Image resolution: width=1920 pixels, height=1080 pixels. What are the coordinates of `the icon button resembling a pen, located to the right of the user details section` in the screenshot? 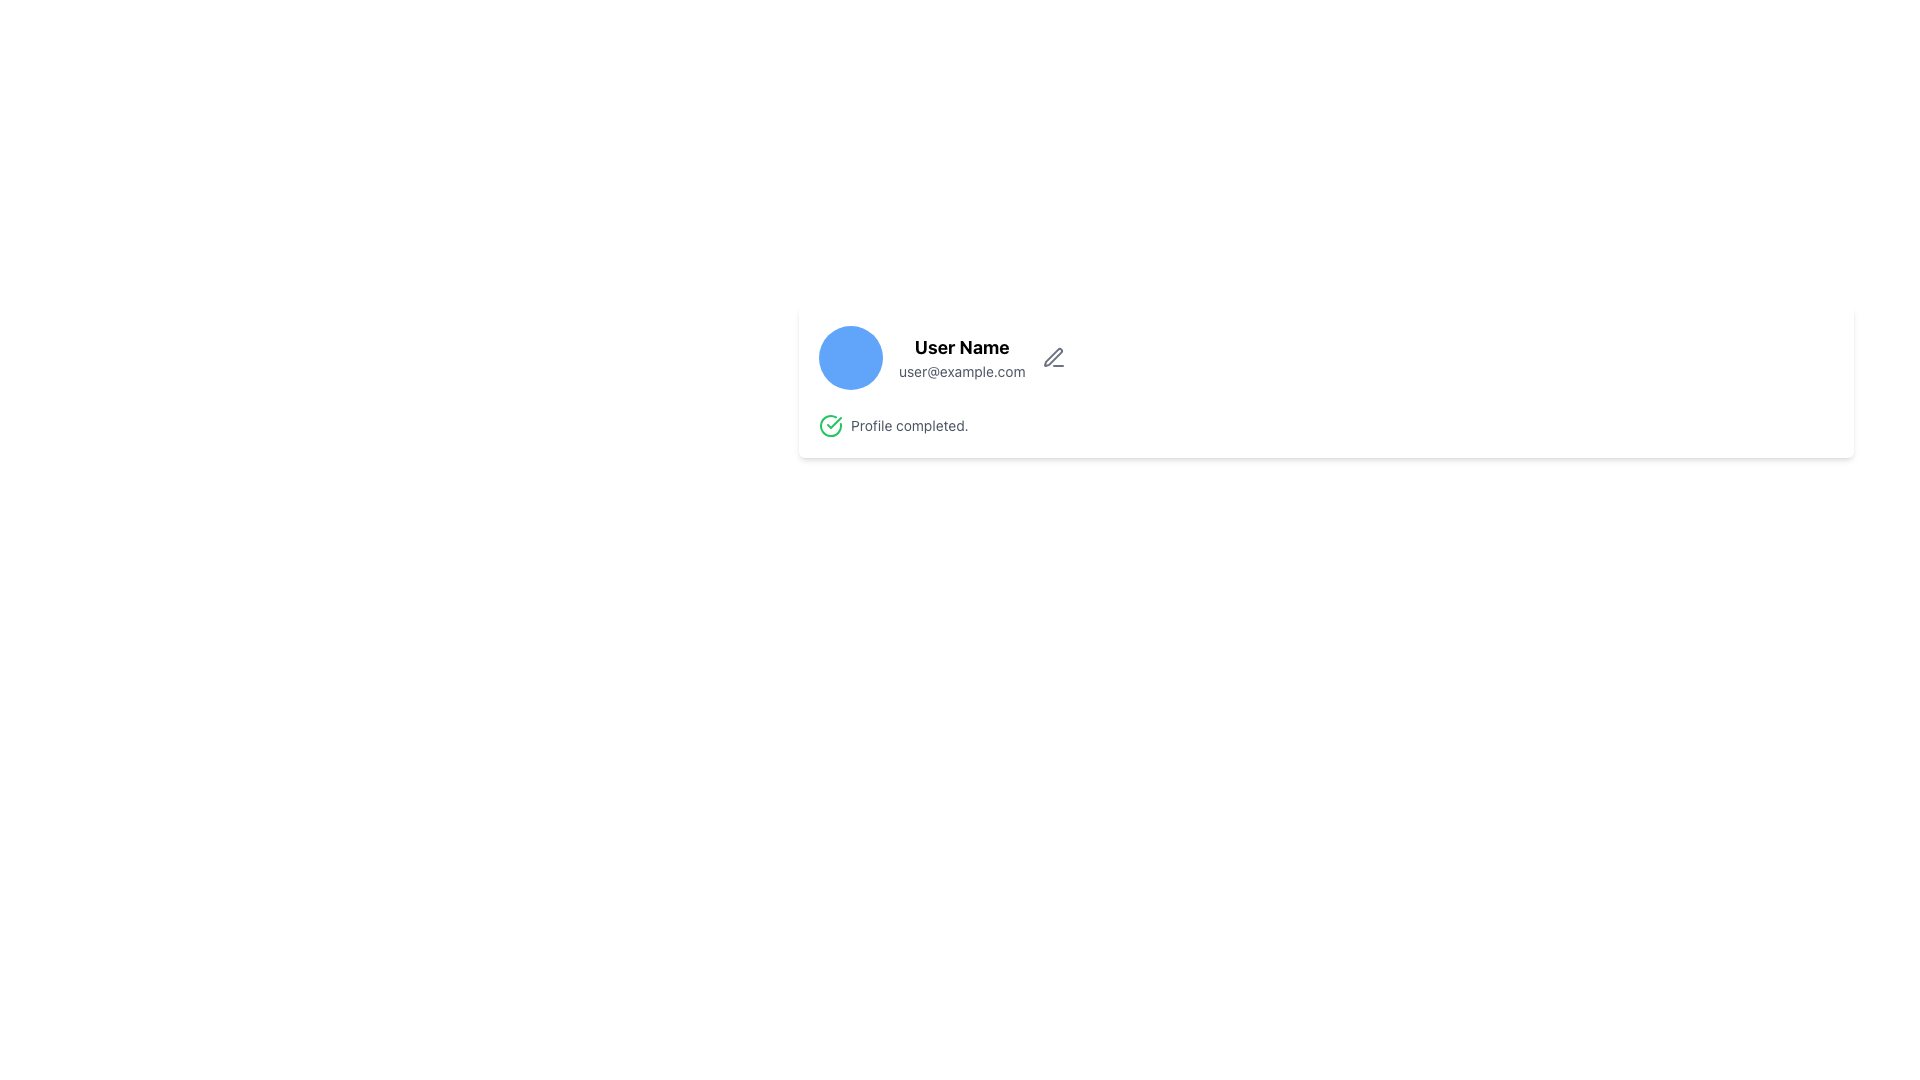 It's located at (1052, 357).